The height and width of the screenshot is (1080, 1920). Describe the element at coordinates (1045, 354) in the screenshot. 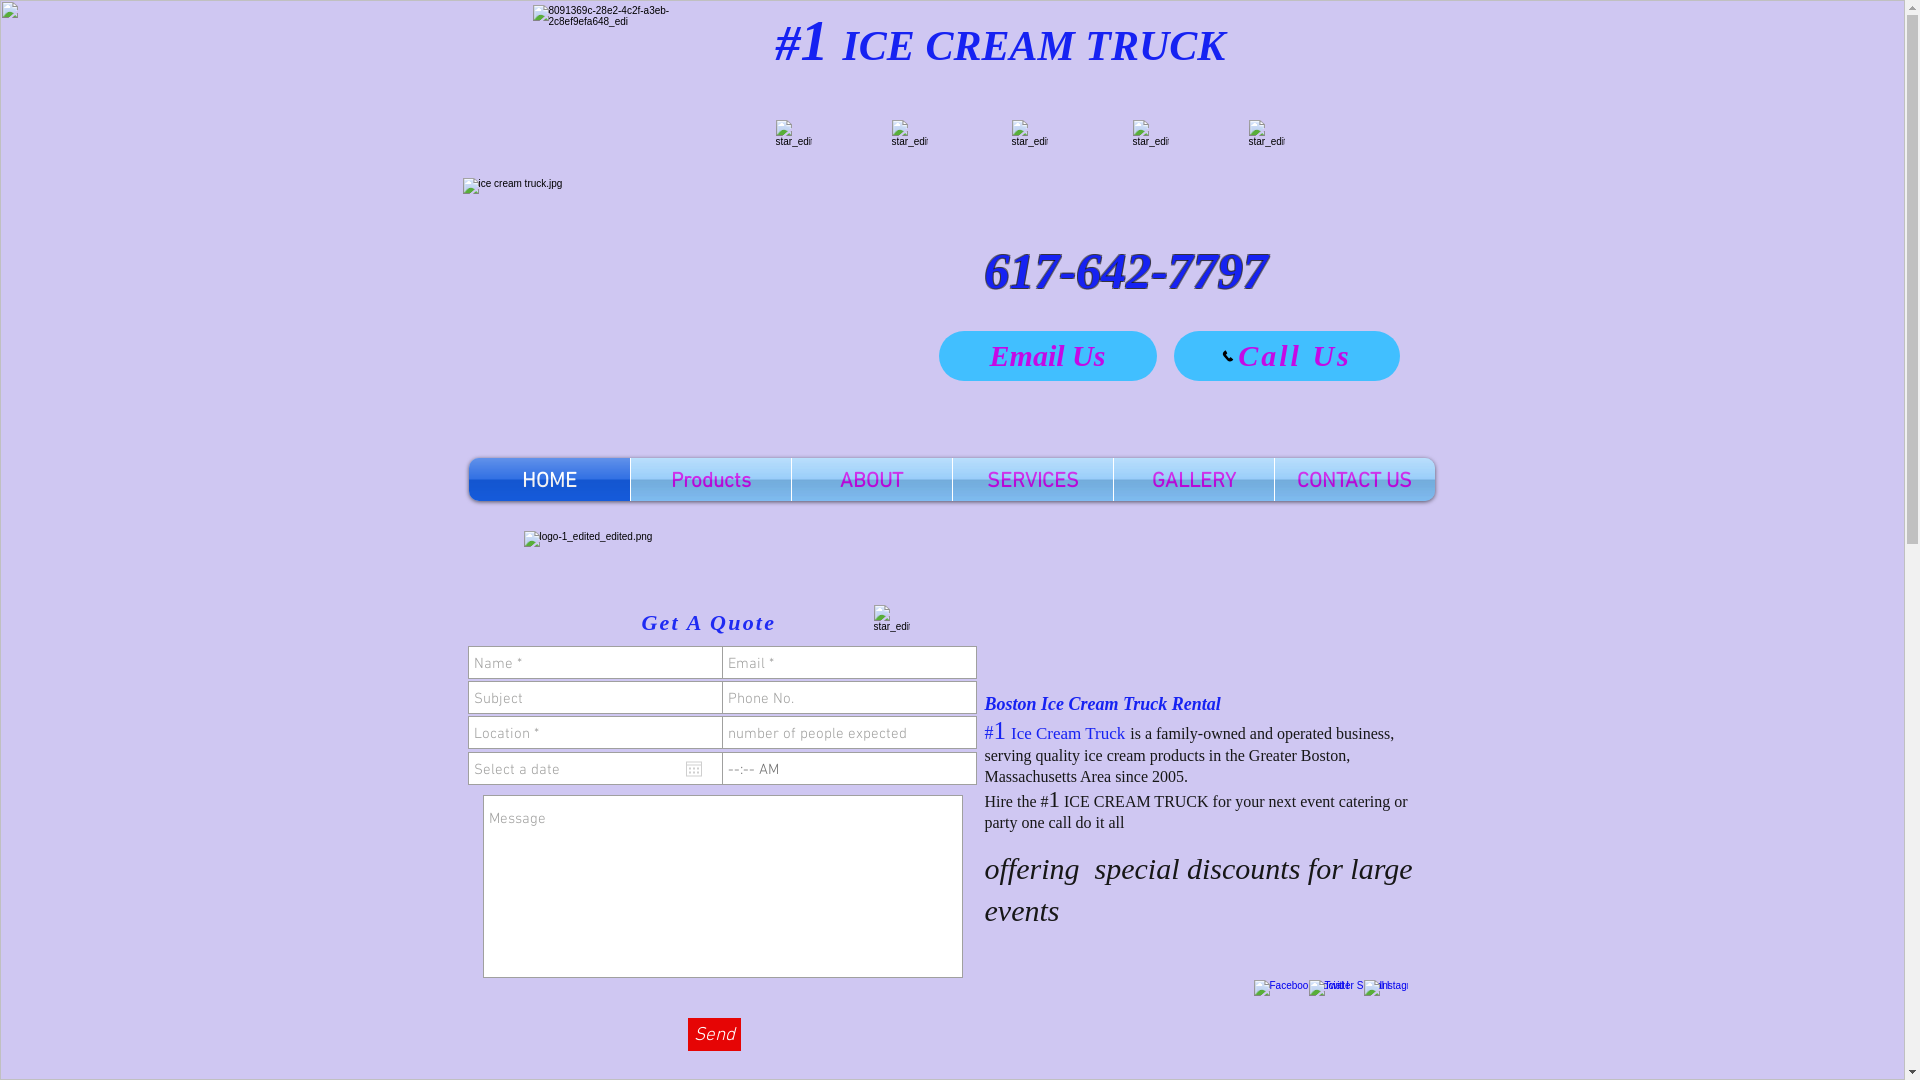

I see `'Email Us'` at that location.